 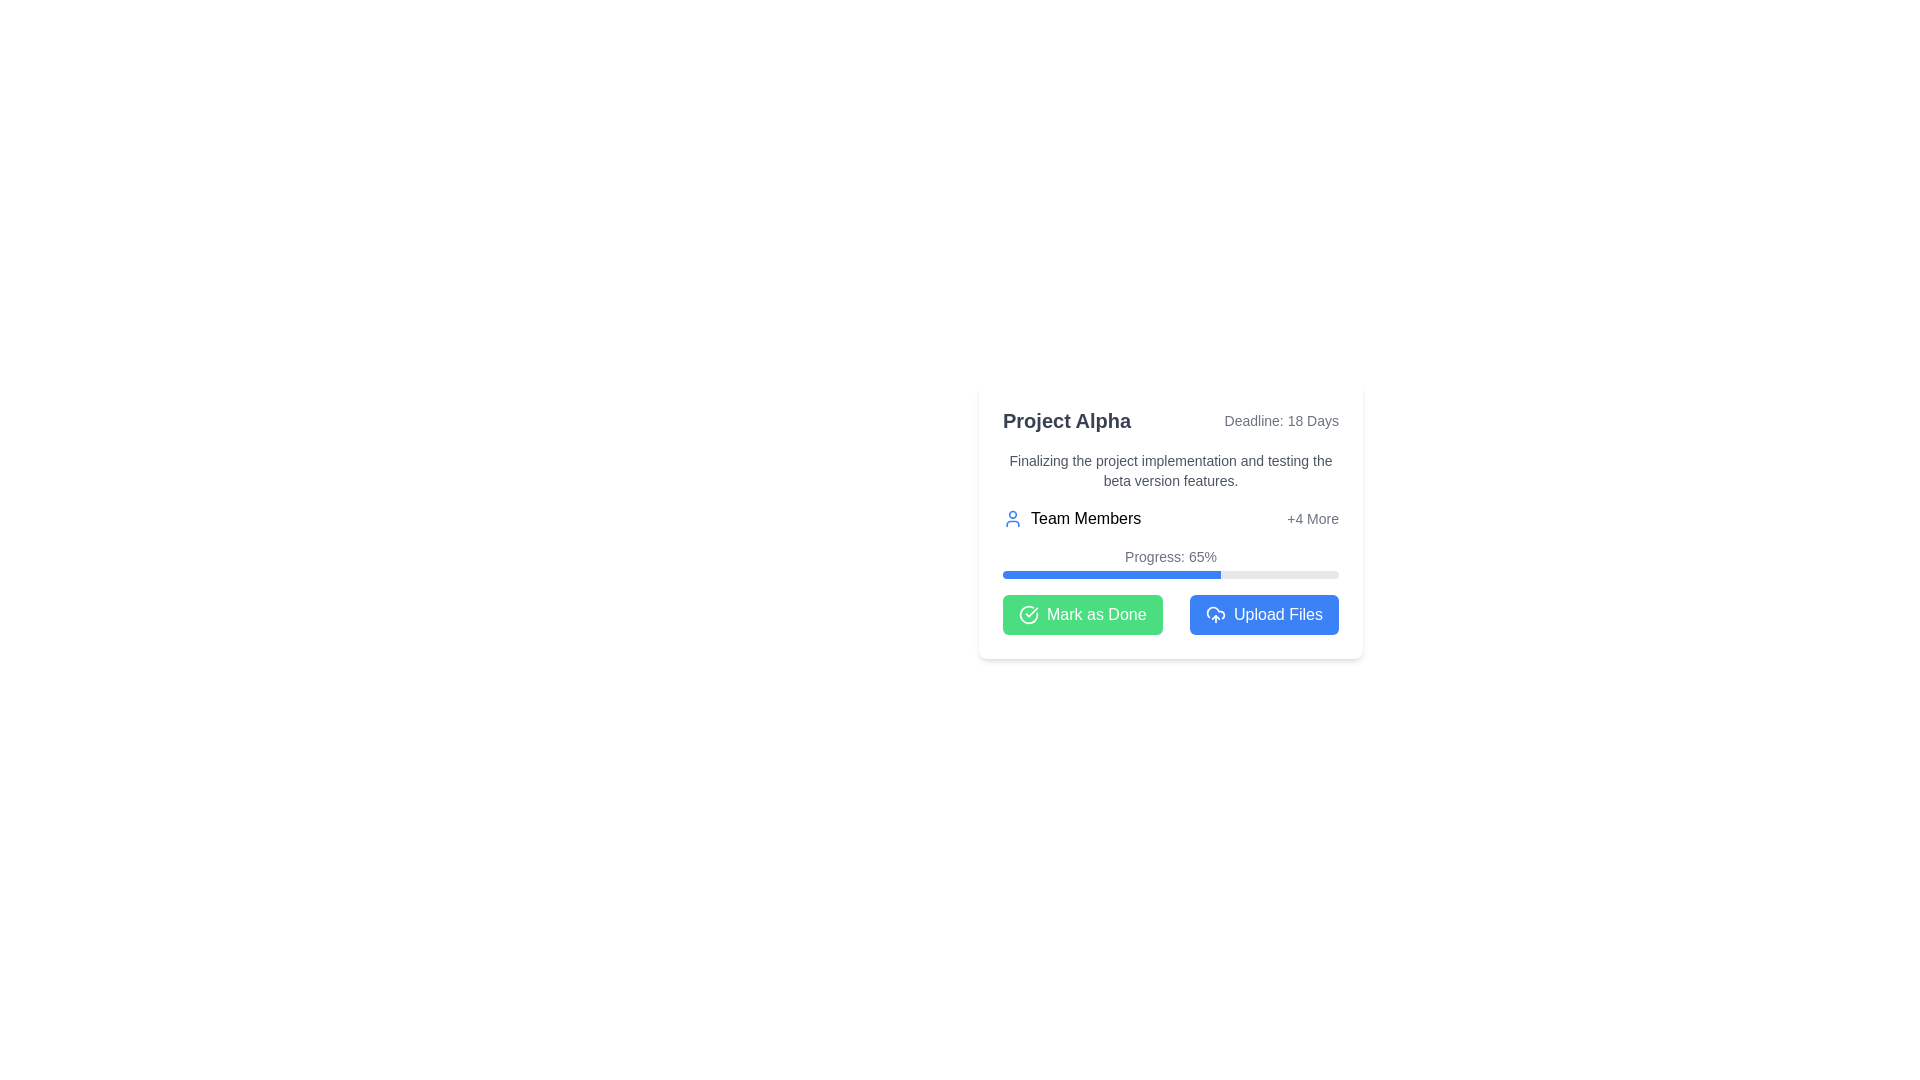 I want to click on the progress bar indicating 65% completion, which is styled with rounded edges and located beneath the label 'Progress: 65%', so click(x=1171, y=574).